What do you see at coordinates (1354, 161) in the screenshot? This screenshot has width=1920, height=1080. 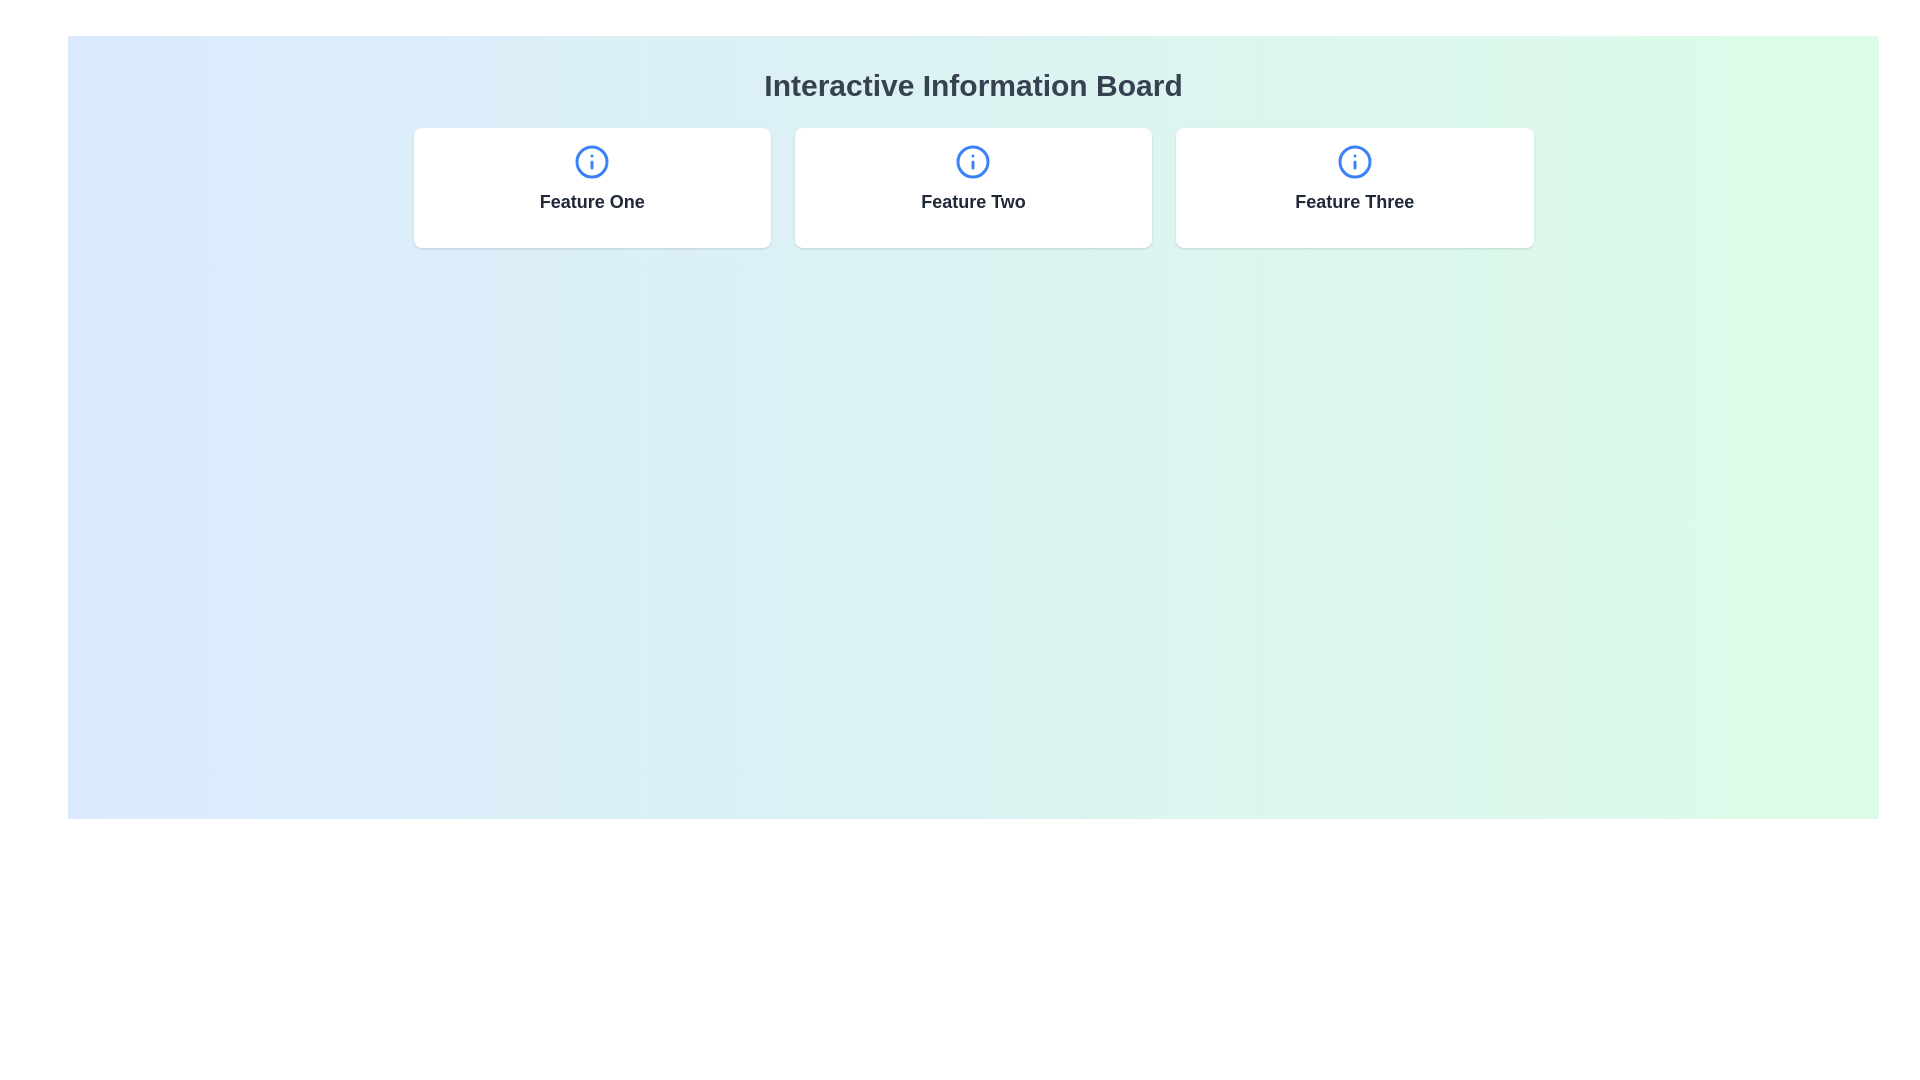 I see `the information indicator icon located in the 'Feature Three' panel, positioned above the text` at bounding box center [1354, 161].